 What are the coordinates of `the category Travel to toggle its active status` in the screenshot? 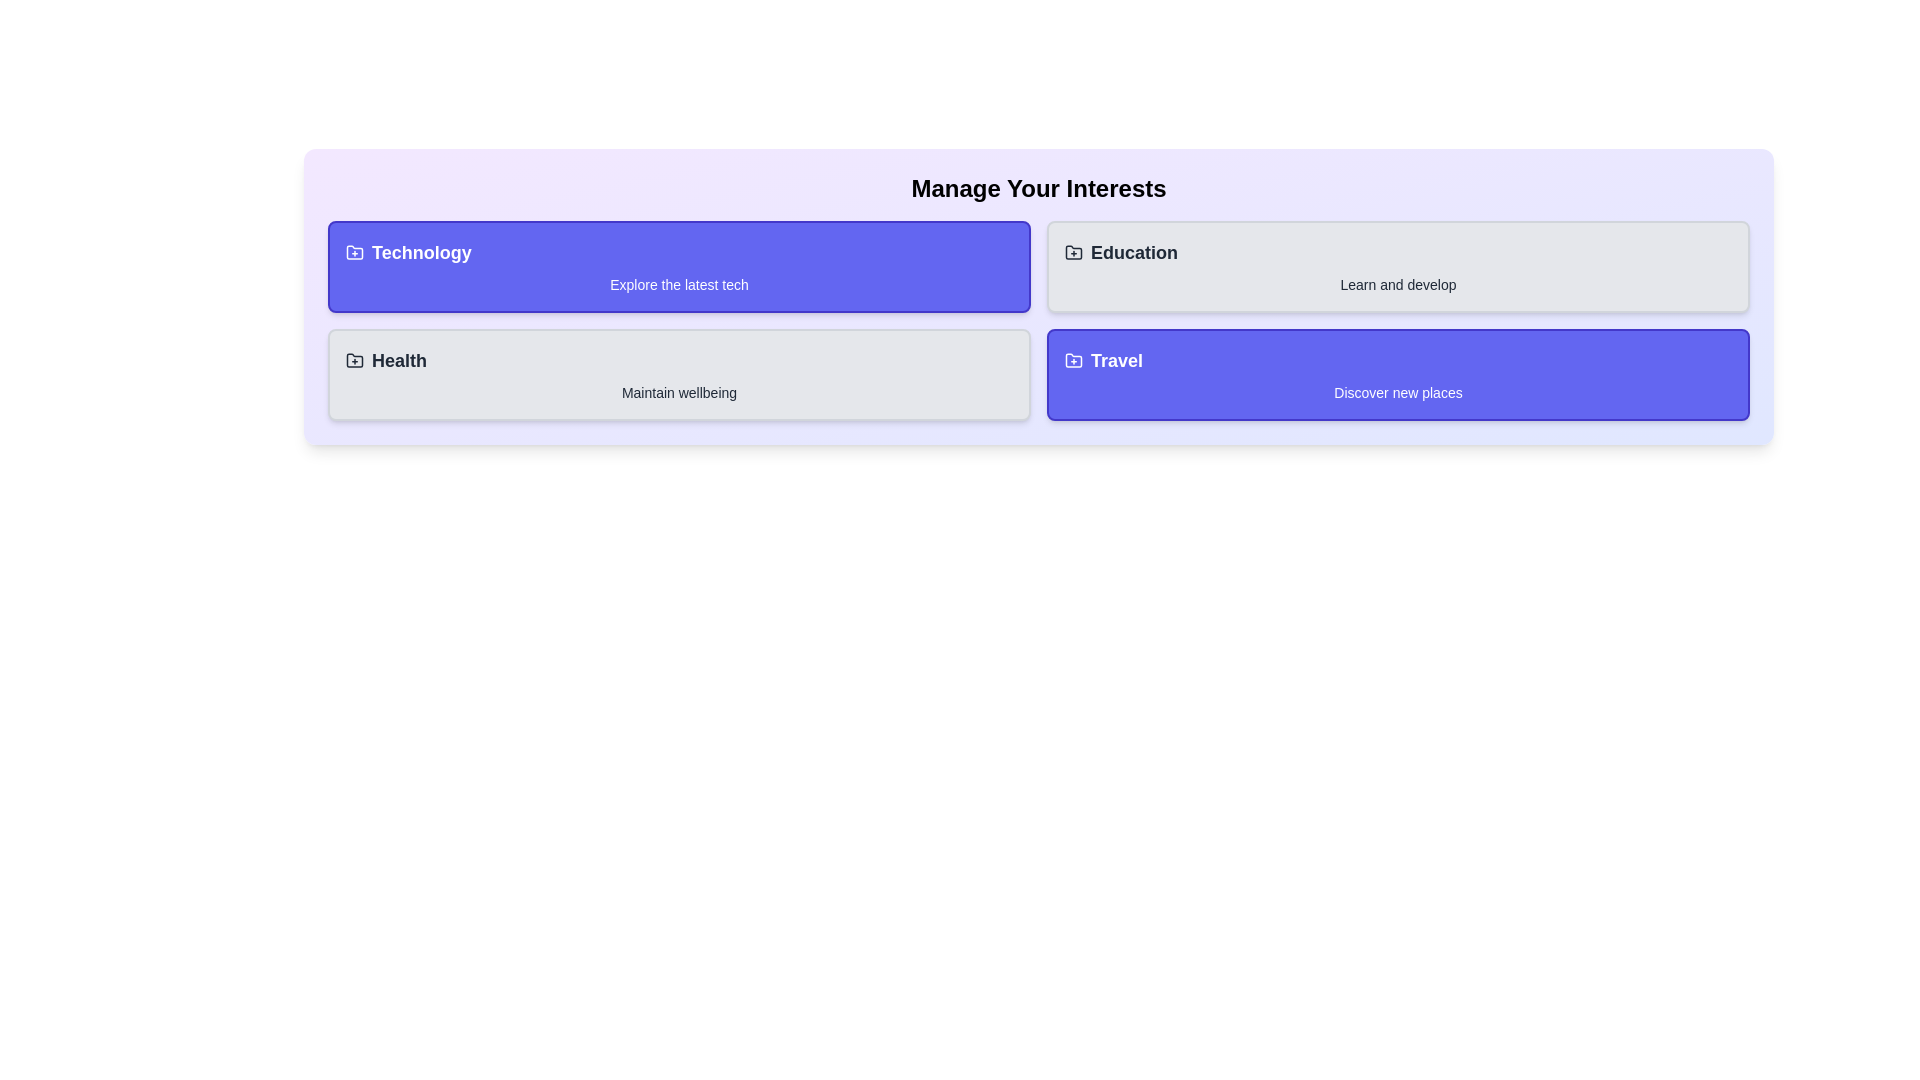 It's located at (1397, 374).